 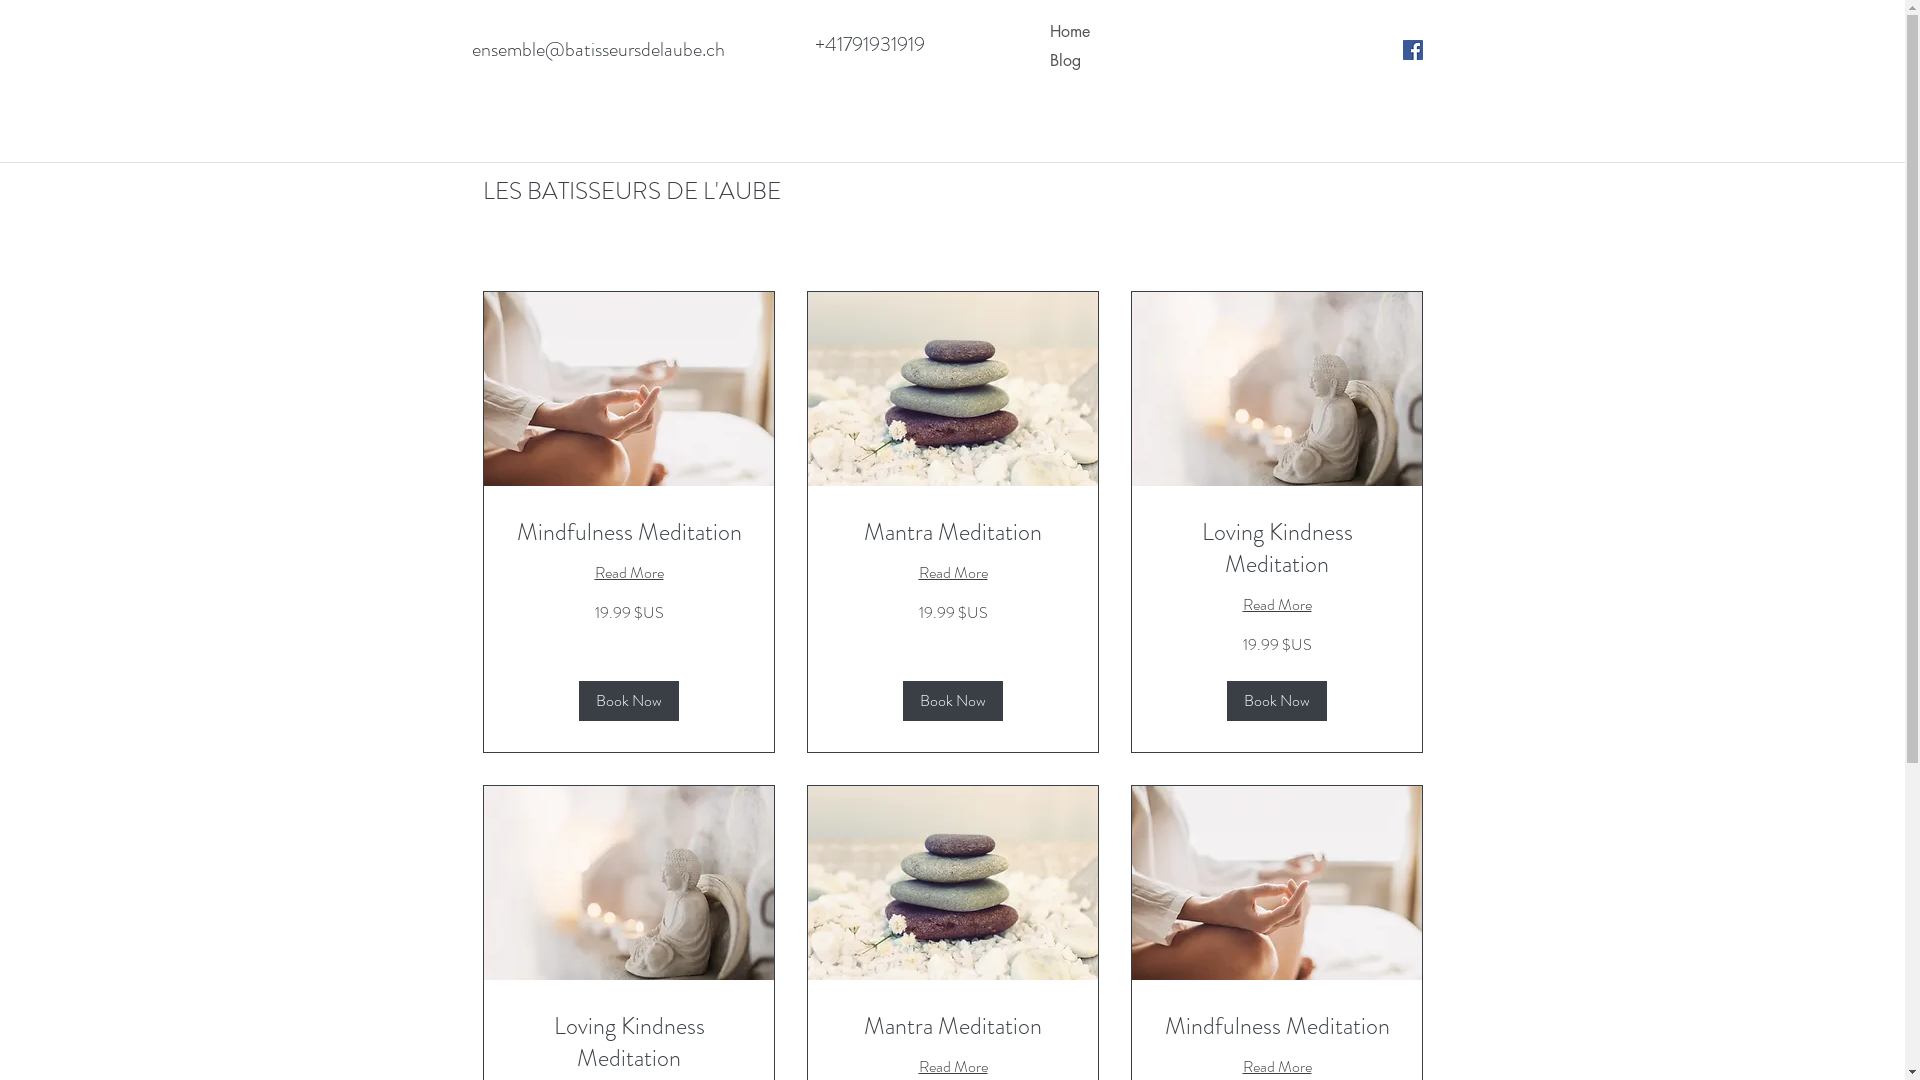 What do you see at coordinates (951, 573) in the screenshot?
I see `'Read More'` at bounding box center [951, 573].